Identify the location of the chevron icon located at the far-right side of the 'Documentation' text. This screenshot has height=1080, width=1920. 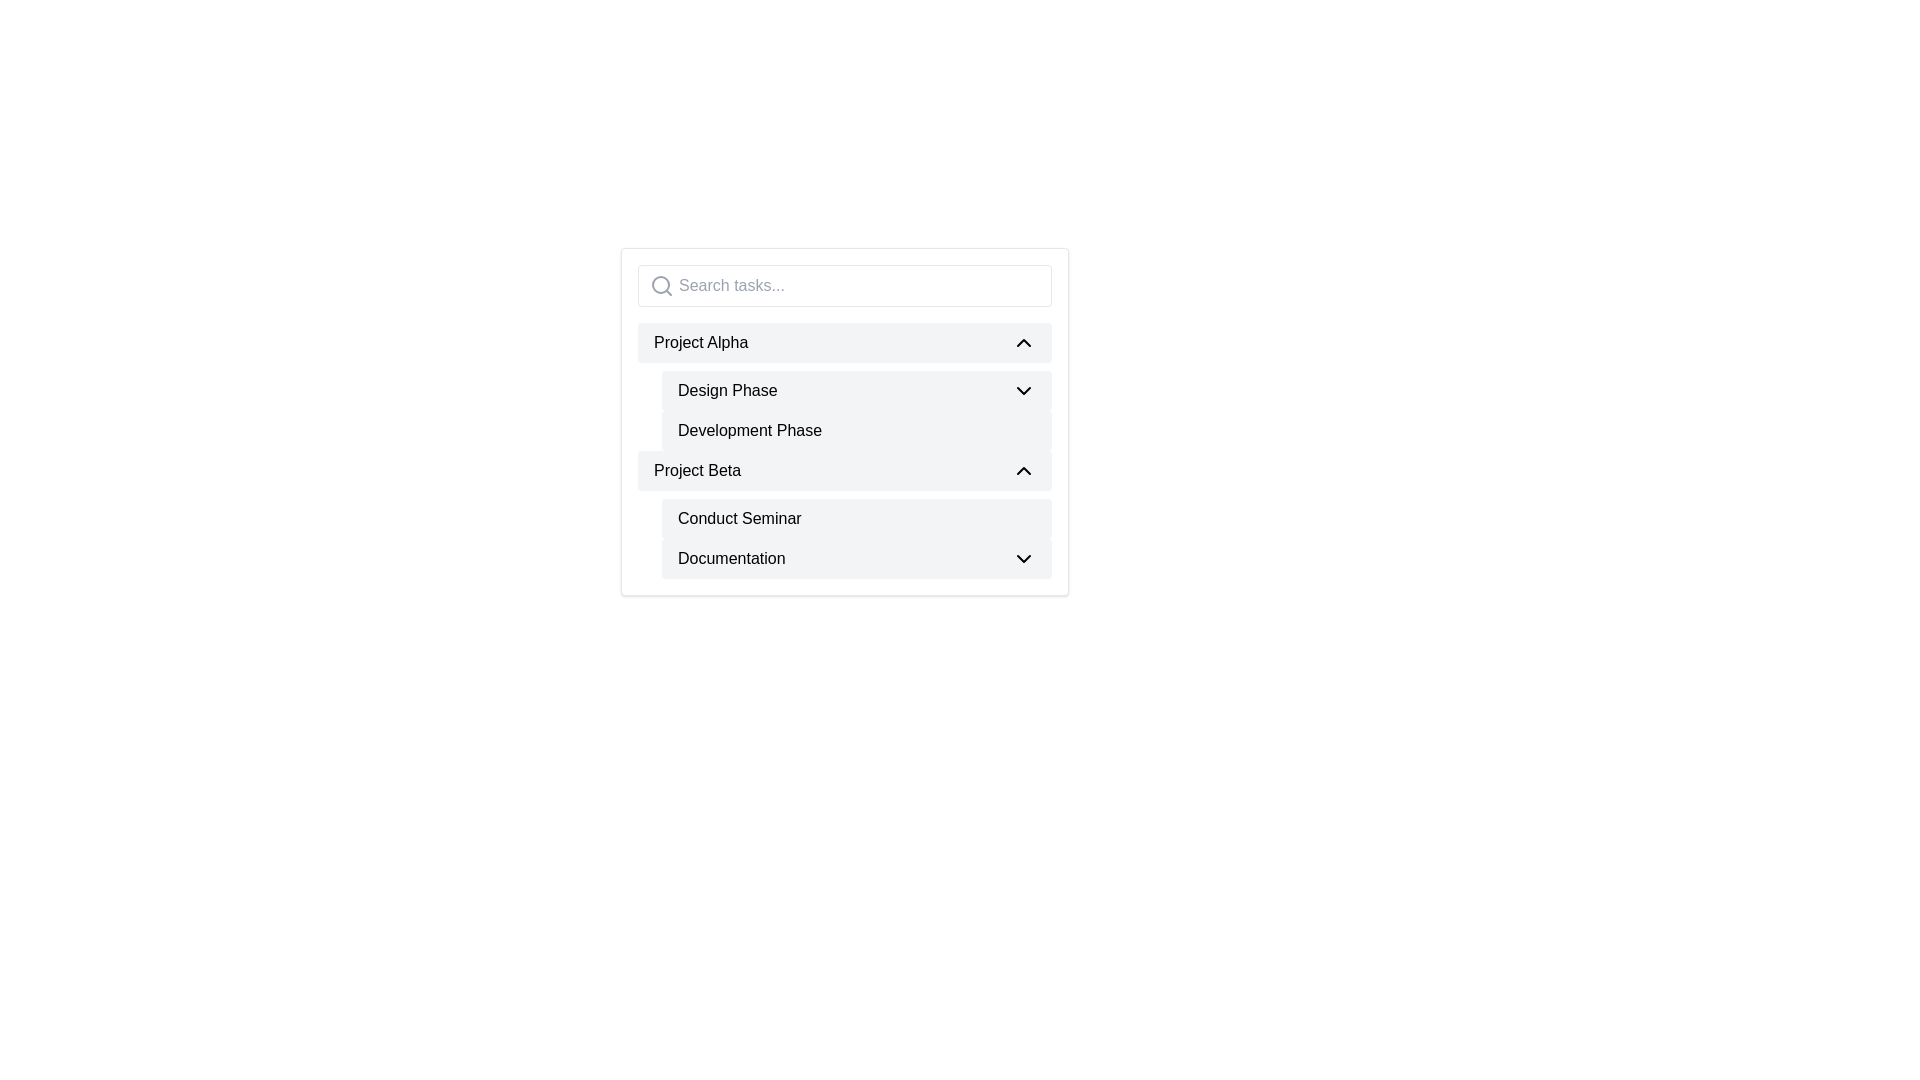
(1023, 559).